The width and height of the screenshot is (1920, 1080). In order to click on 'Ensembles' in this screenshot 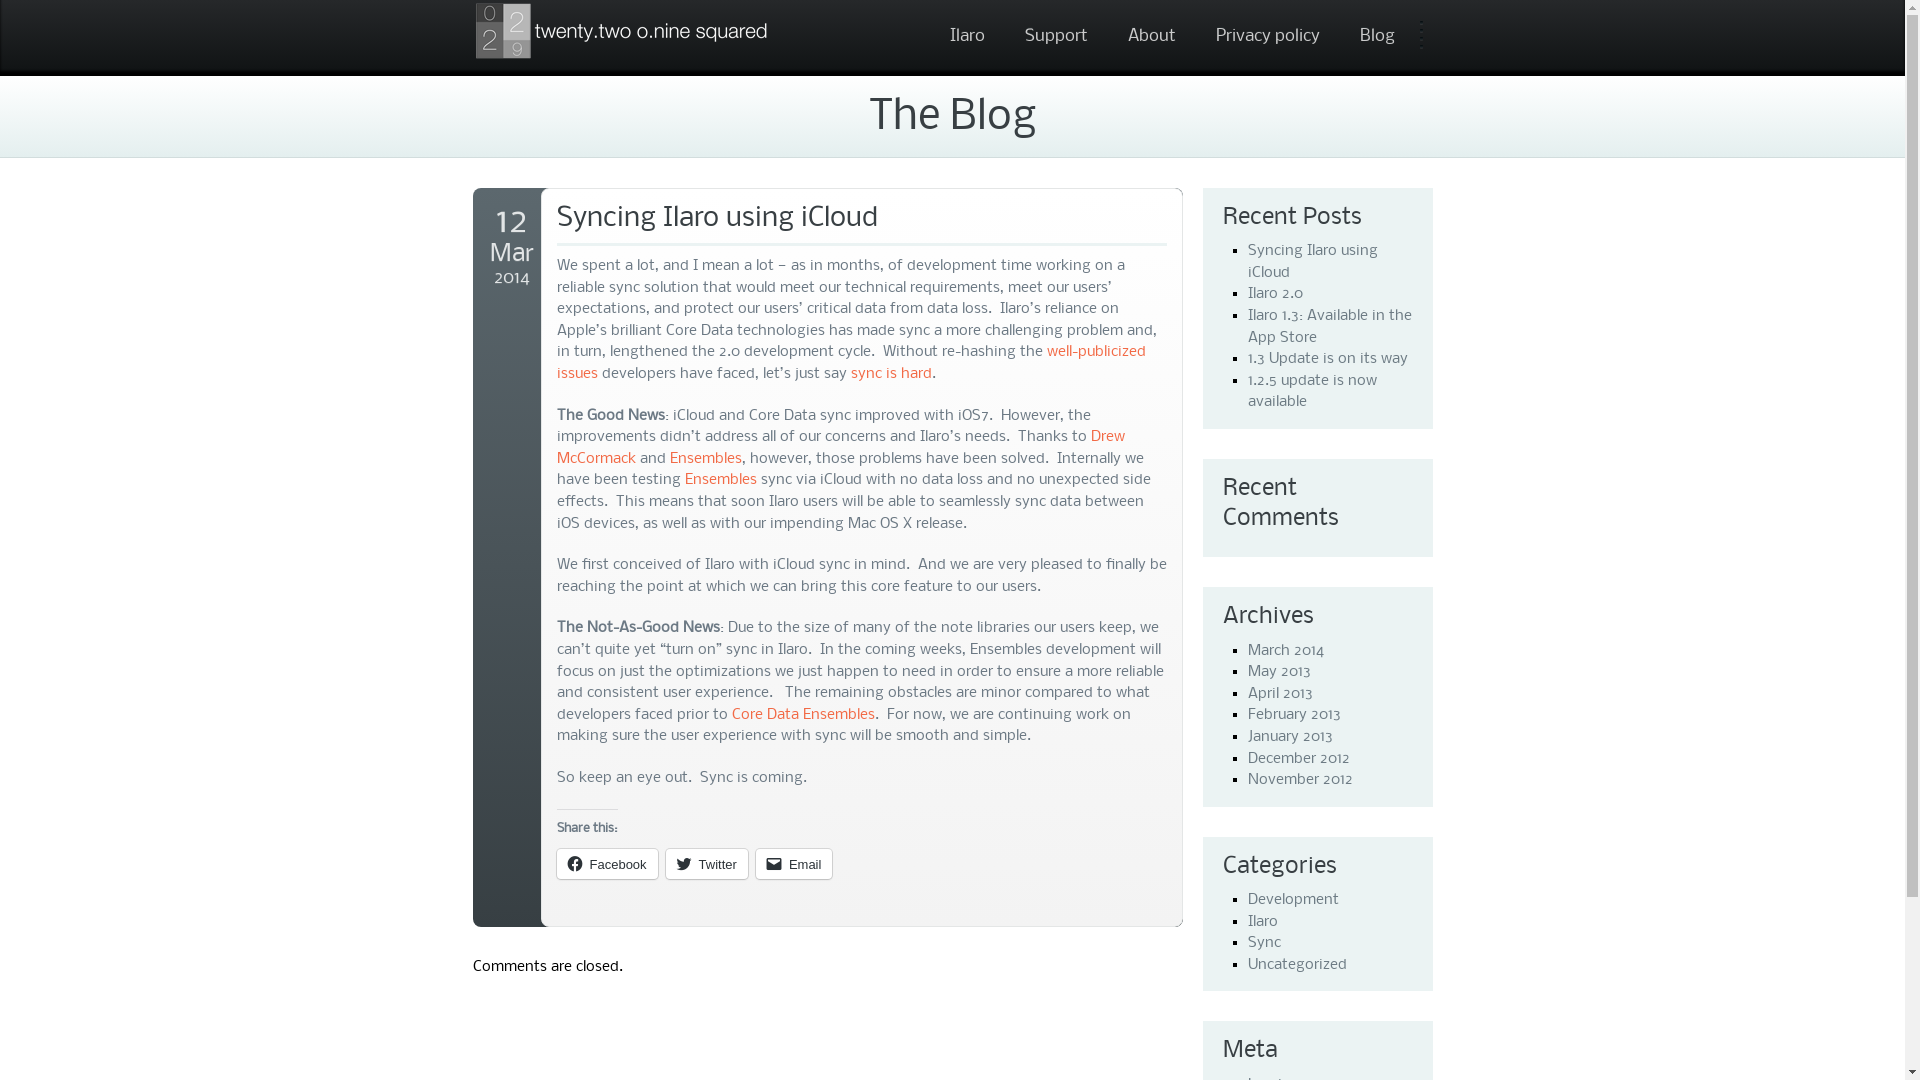, I will do `click(720, 479)`.